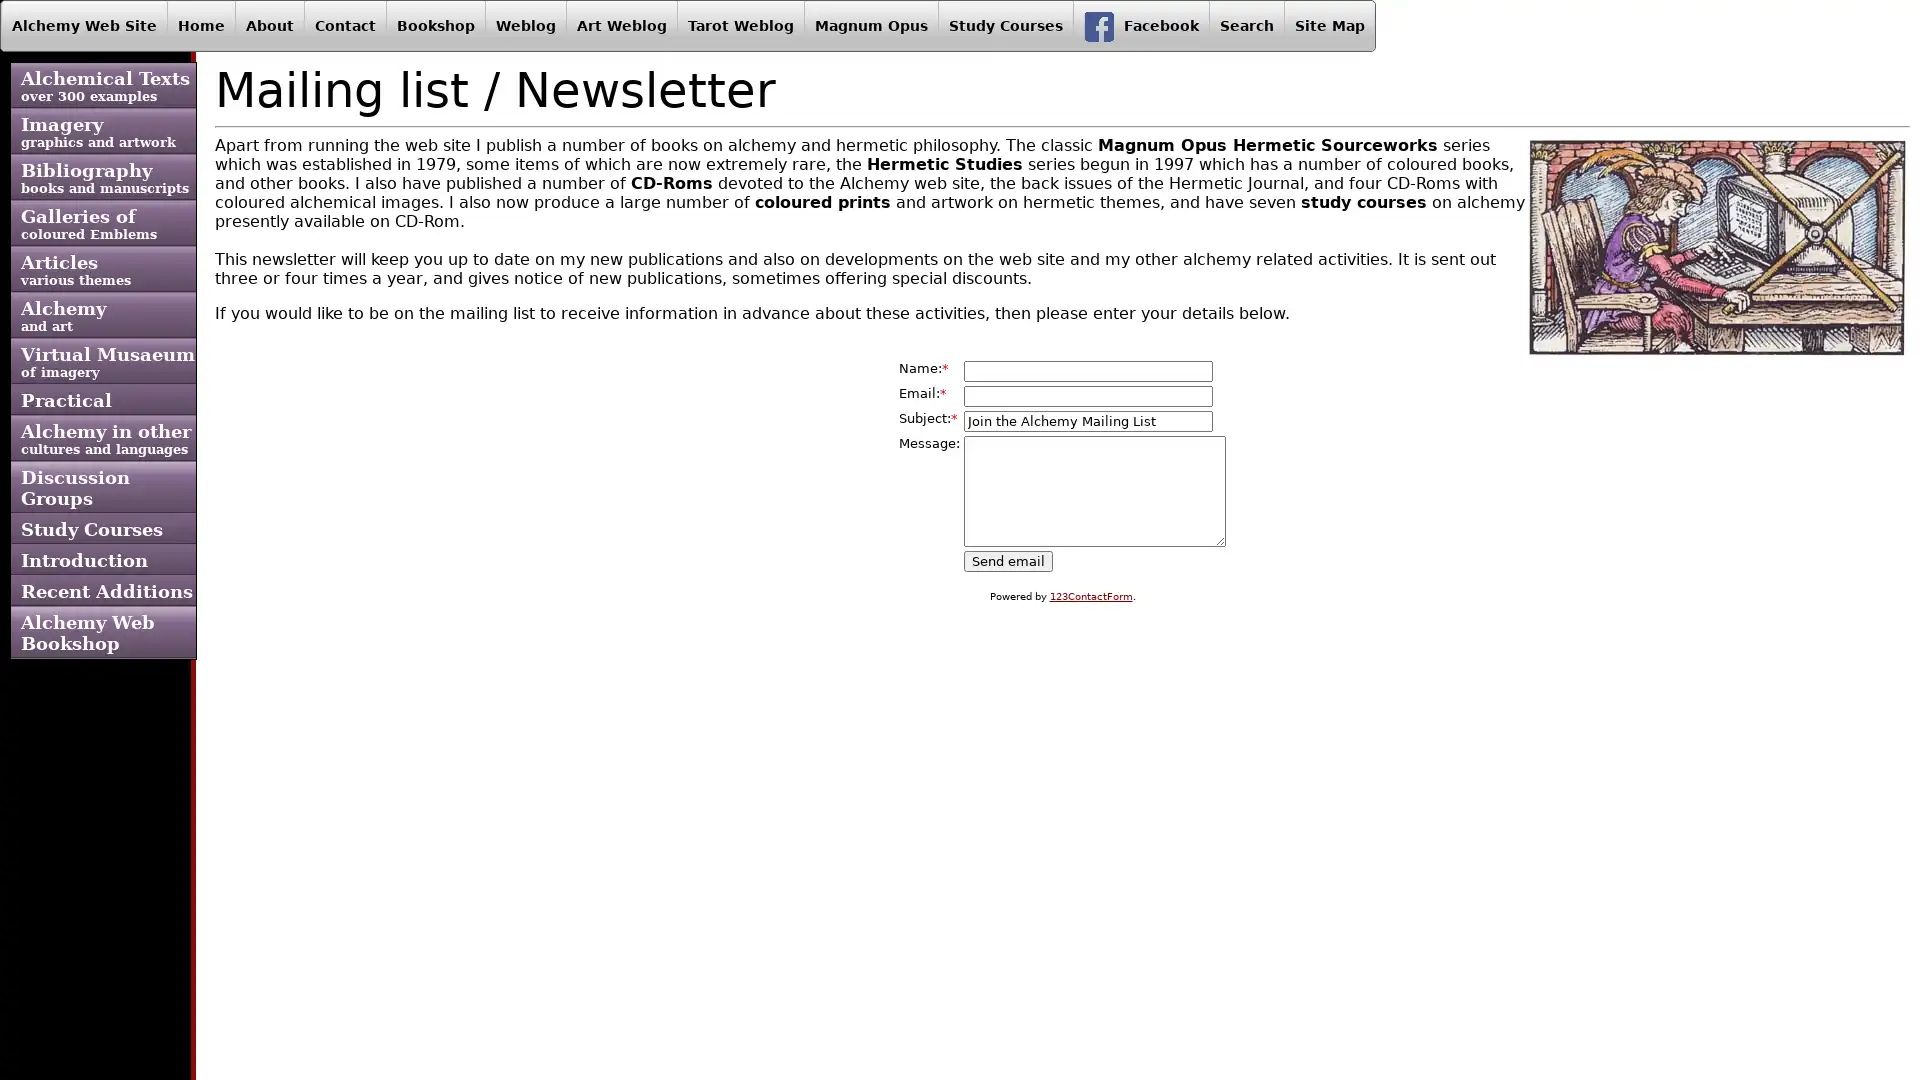 The width and height of the screenshot is (1920, 1080). What do you see at coordinates (1008, 561) in the screenshot?
I see `Send email` at bounding box center [1008, 561].